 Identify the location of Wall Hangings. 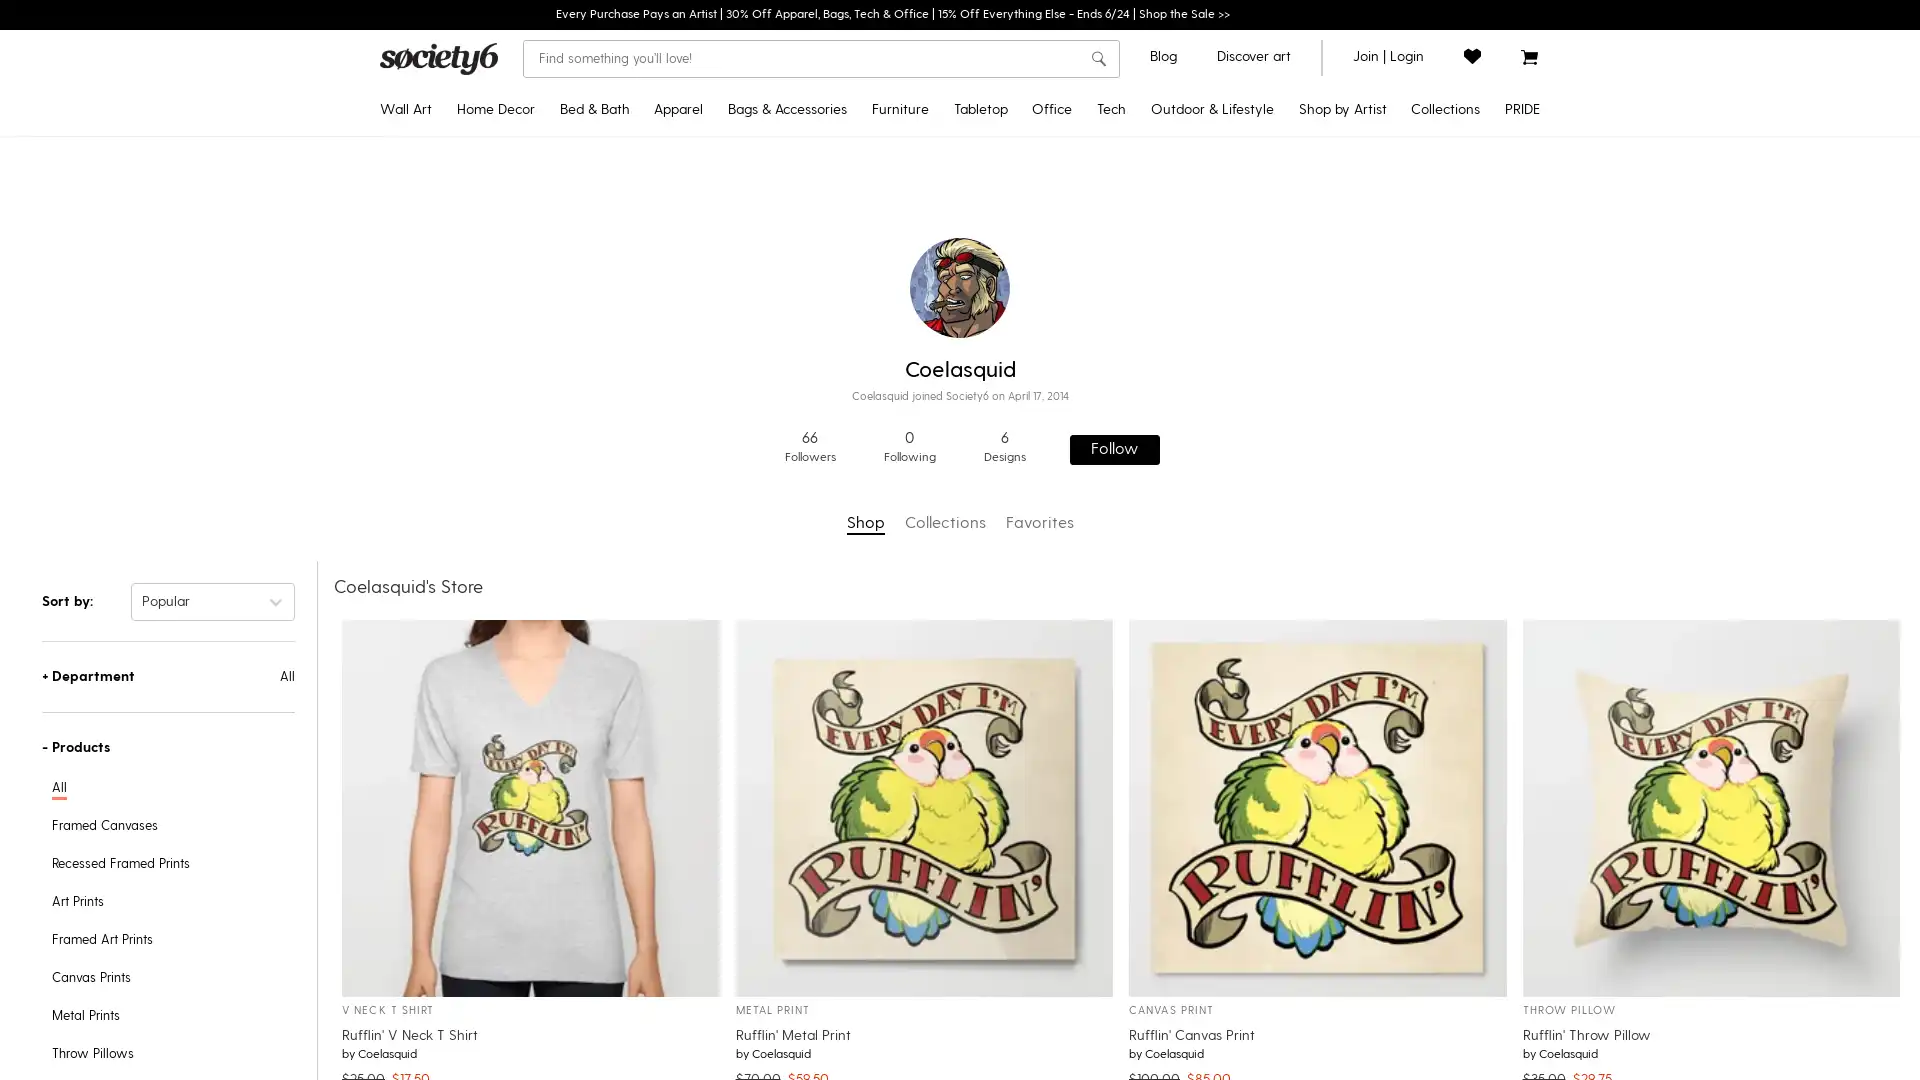
(470, 450).